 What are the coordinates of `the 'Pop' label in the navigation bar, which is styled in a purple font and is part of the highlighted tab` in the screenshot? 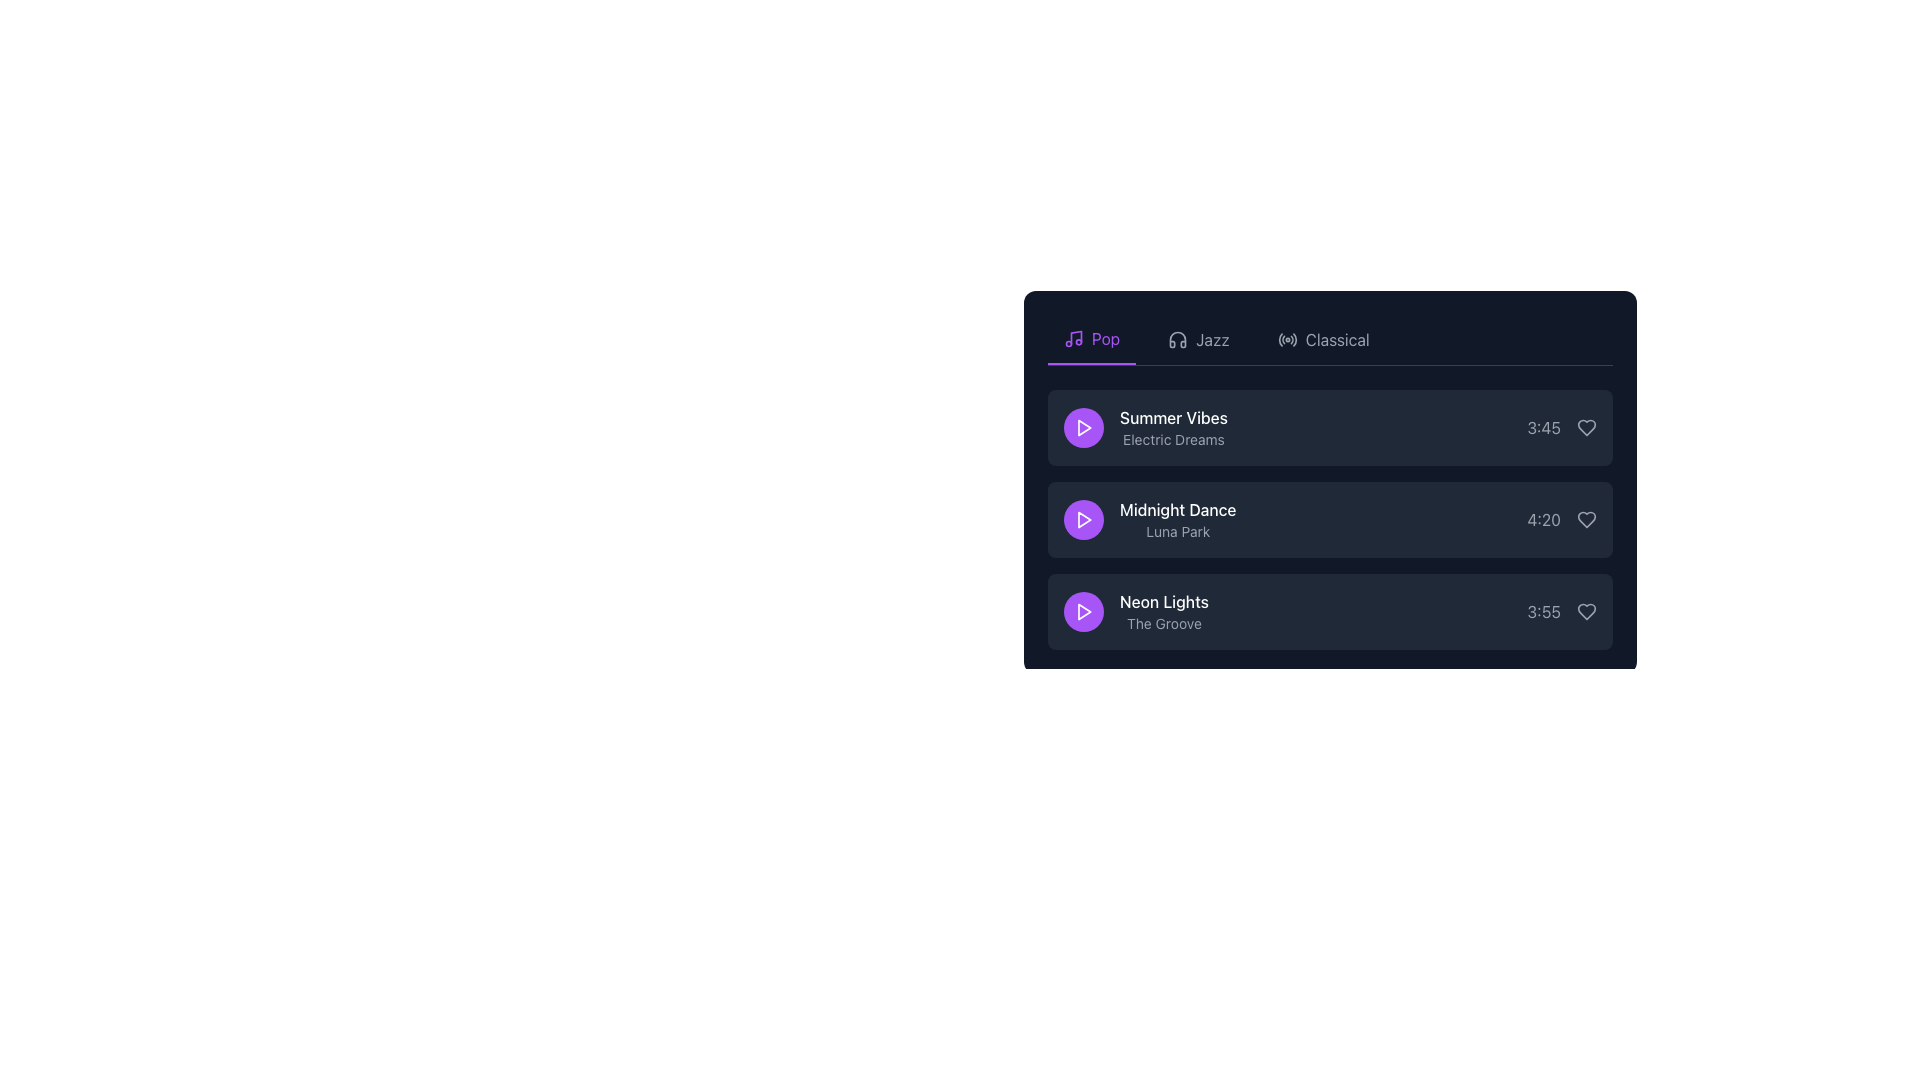 It's located at (1105, 338).